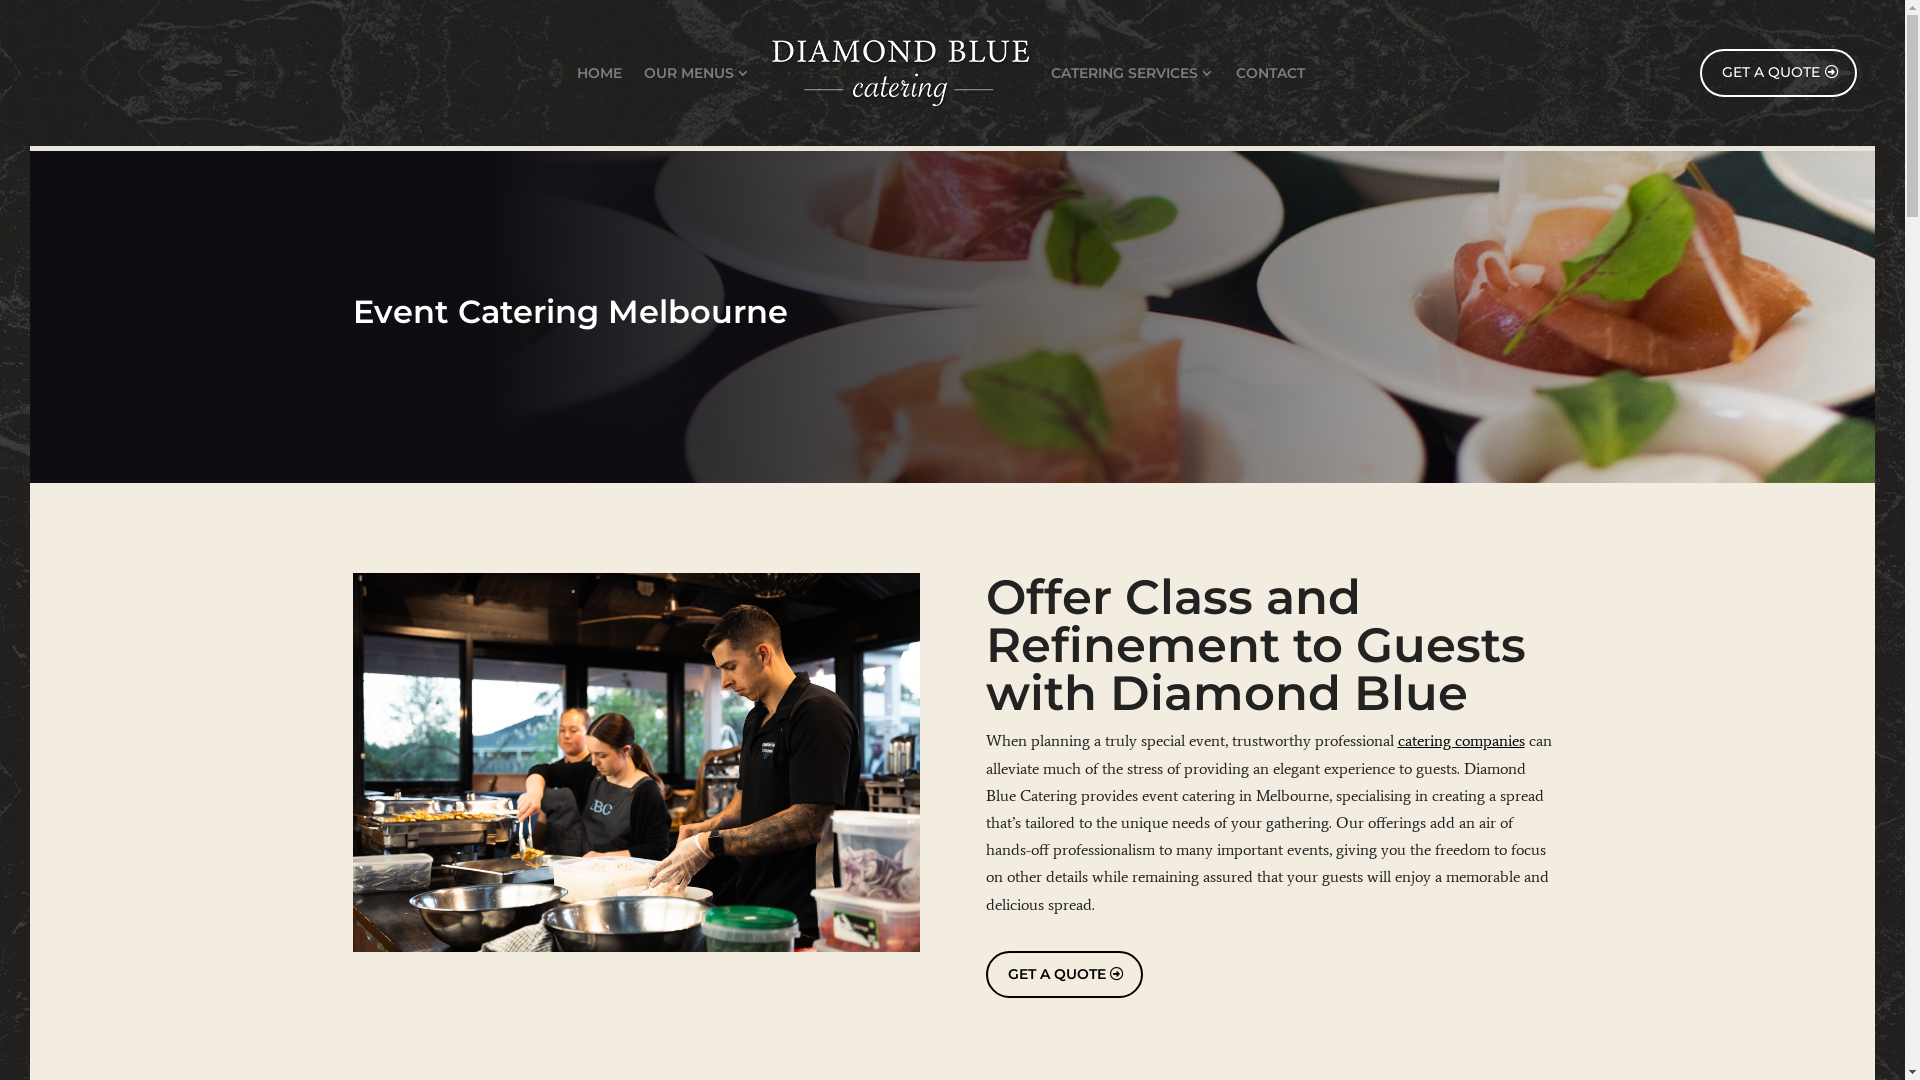 Image resolution: width=1920 pixels, height=1080 pixels. I want to click on 'catering companies', so click(1461, 740).